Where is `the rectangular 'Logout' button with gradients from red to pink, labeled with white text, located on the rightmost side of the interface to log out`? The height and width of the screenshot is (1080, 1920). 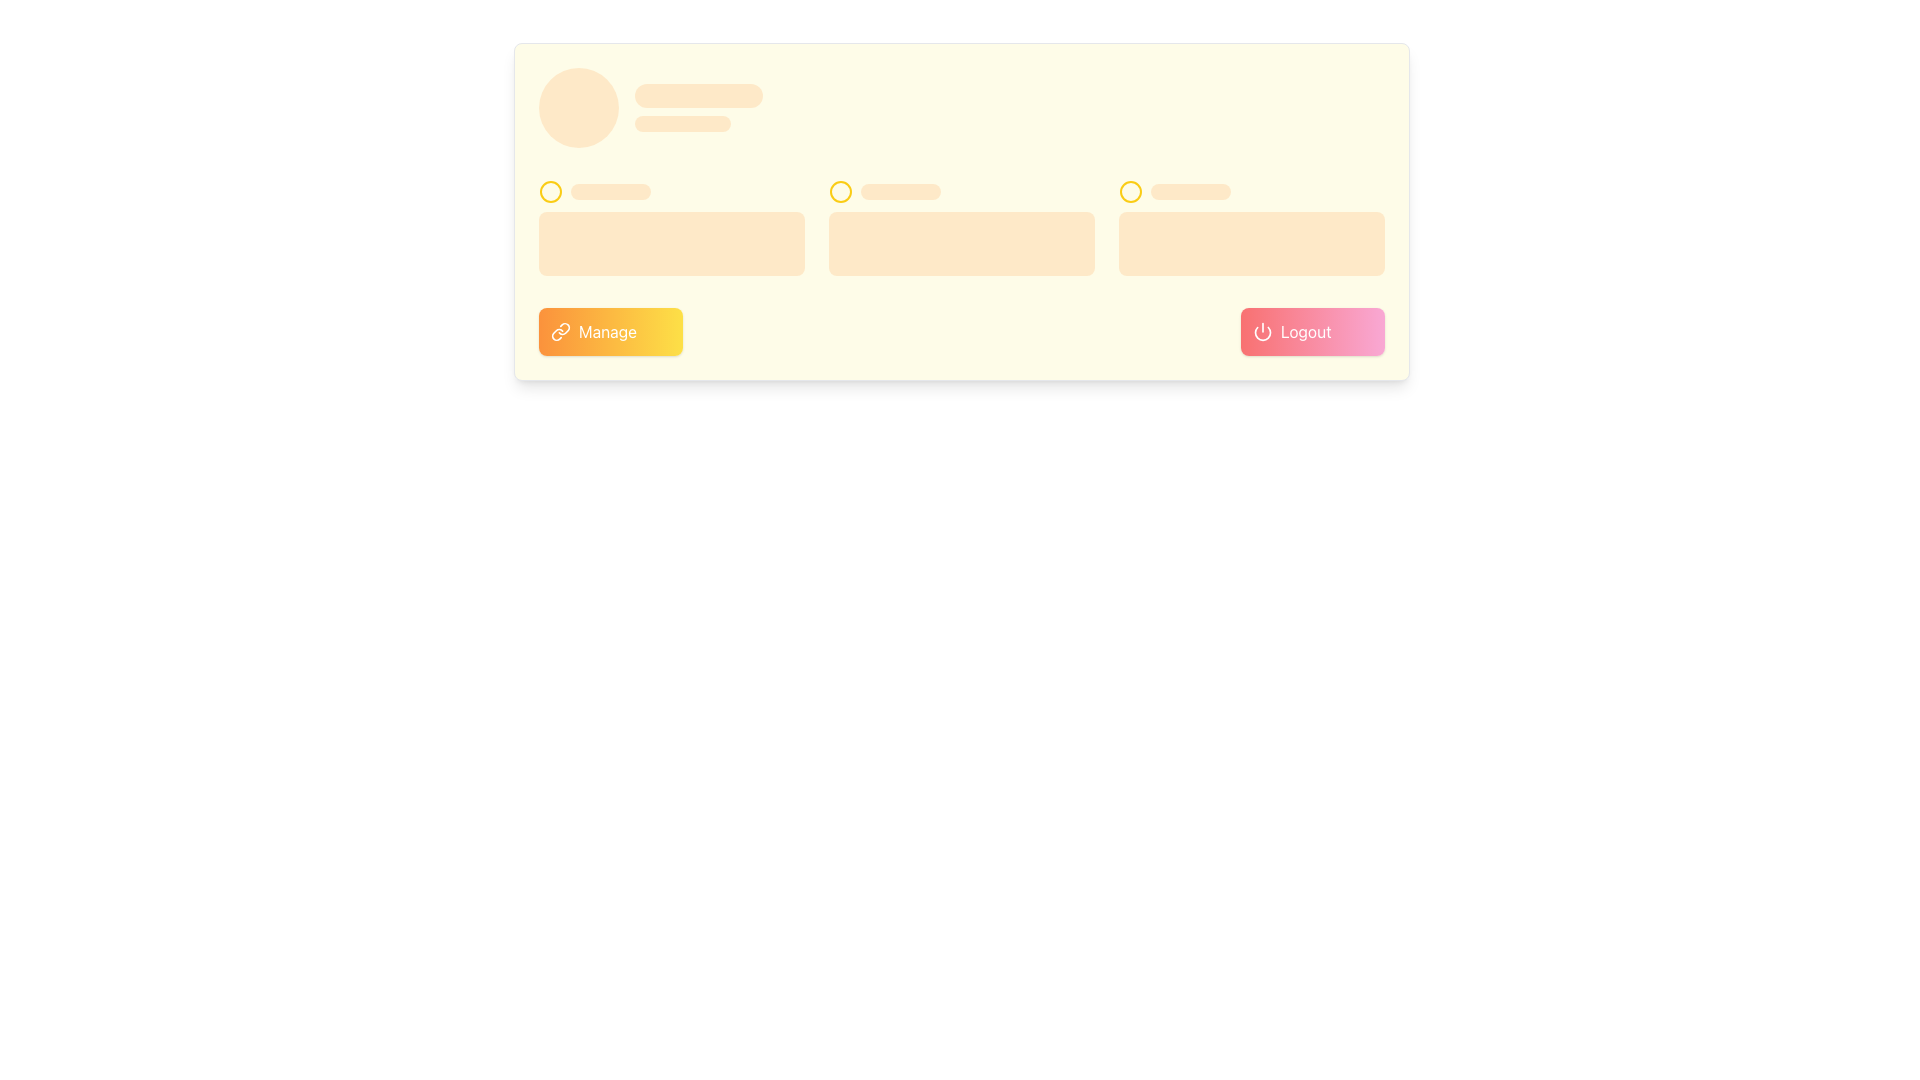 the rectangular 'Logout' button with gradients from red to pink, labeled with white text, located on the rightmost side of the interface to log out is located at coordinates (1313, 330).